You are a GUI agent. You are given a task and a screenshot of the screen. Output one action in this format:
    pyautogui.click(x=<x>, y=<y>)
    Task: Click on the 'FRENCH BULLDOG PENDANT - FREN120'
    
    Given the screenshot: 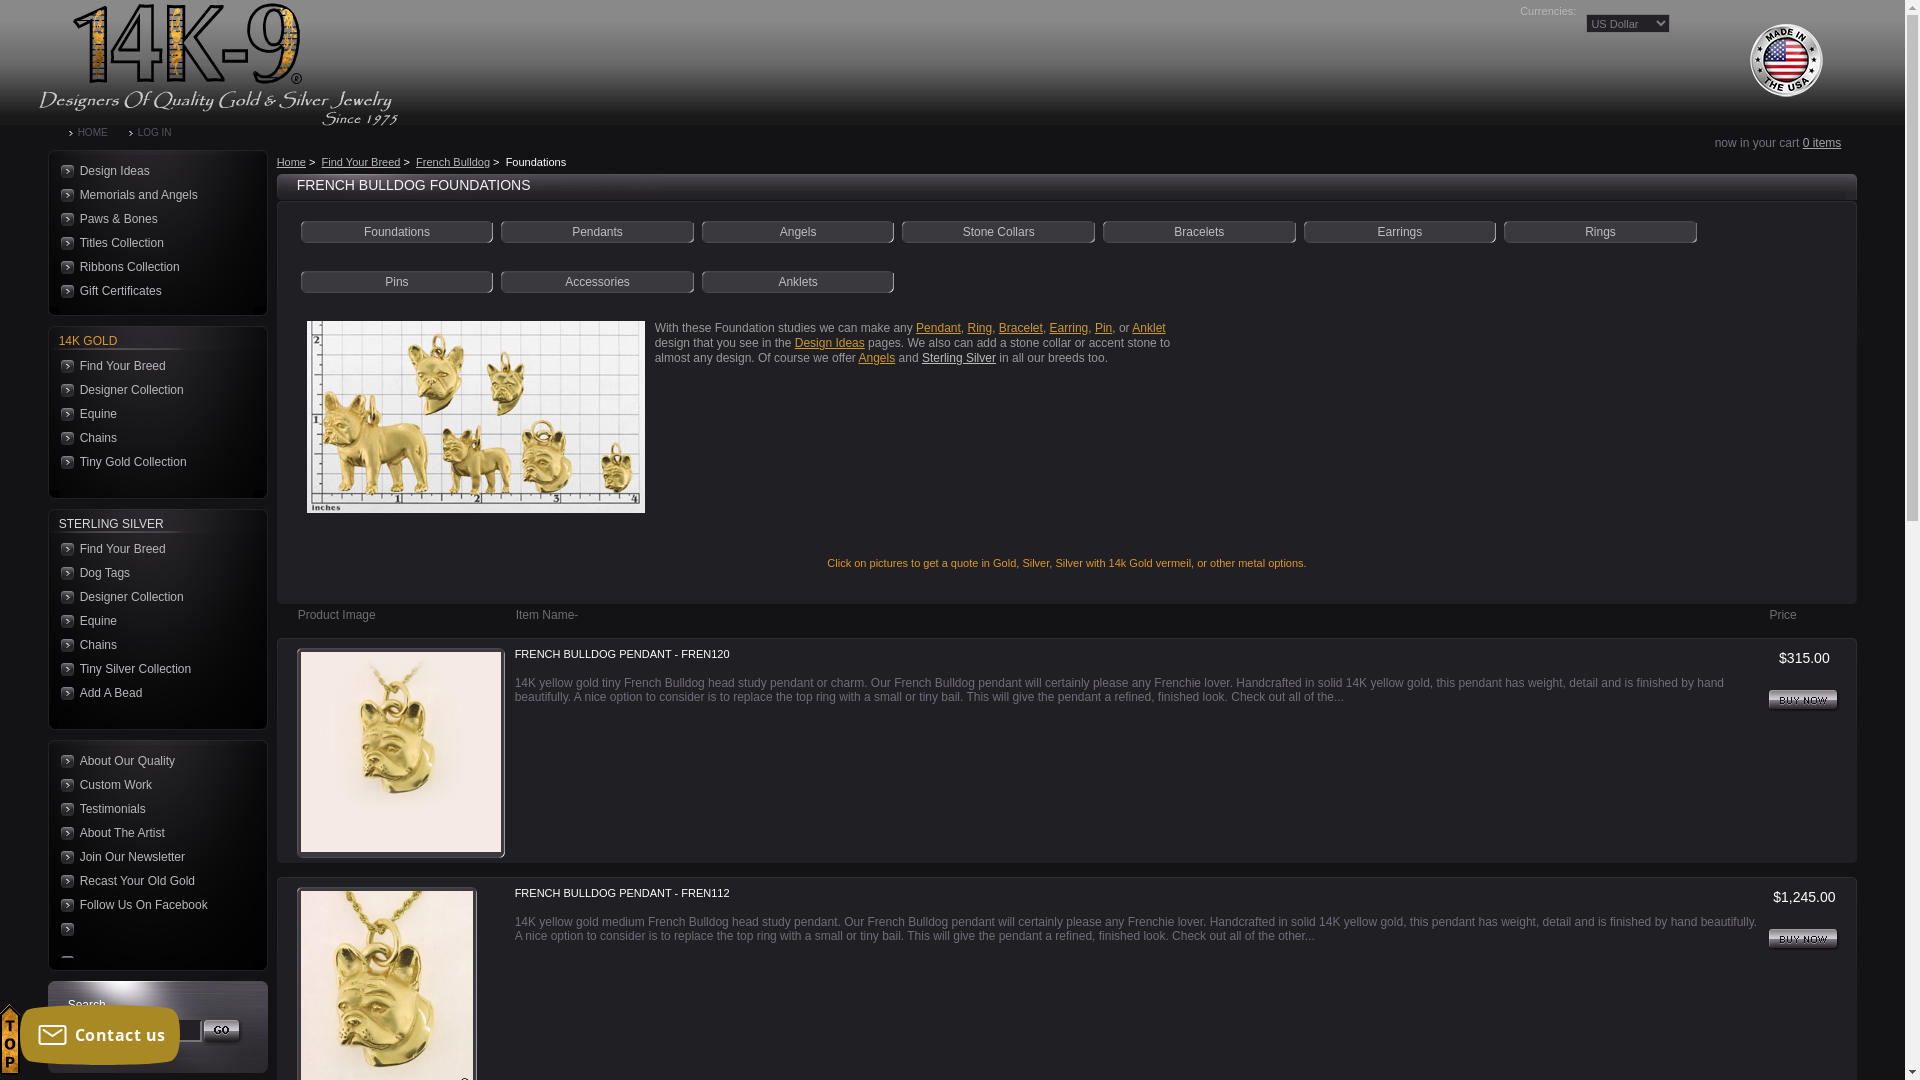 What is the action you would take?
    pyautogui.click(x=621, y=655)
    